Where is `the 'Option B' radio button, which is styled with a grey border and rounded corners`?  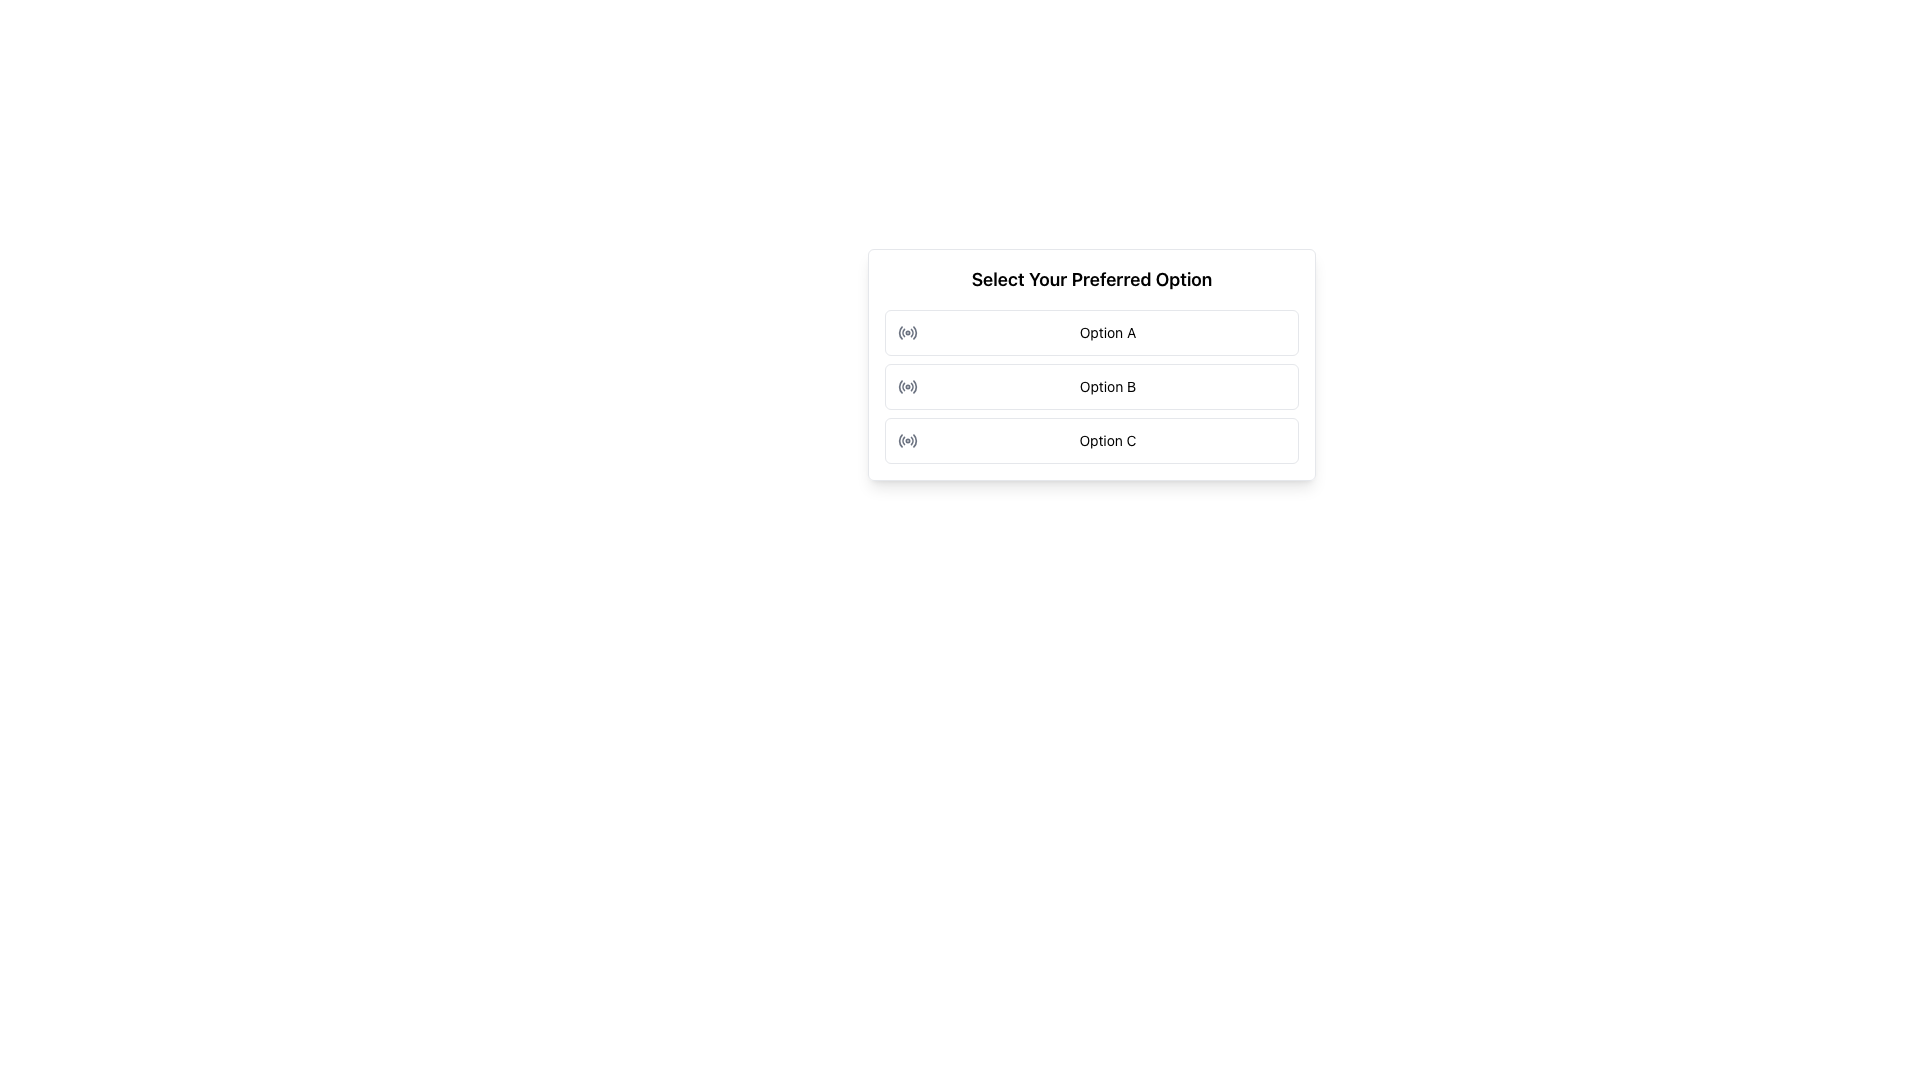 the 'Option B' radio button, which is styled with a grey border and rounded corners is located at coordinates (1090, 386).